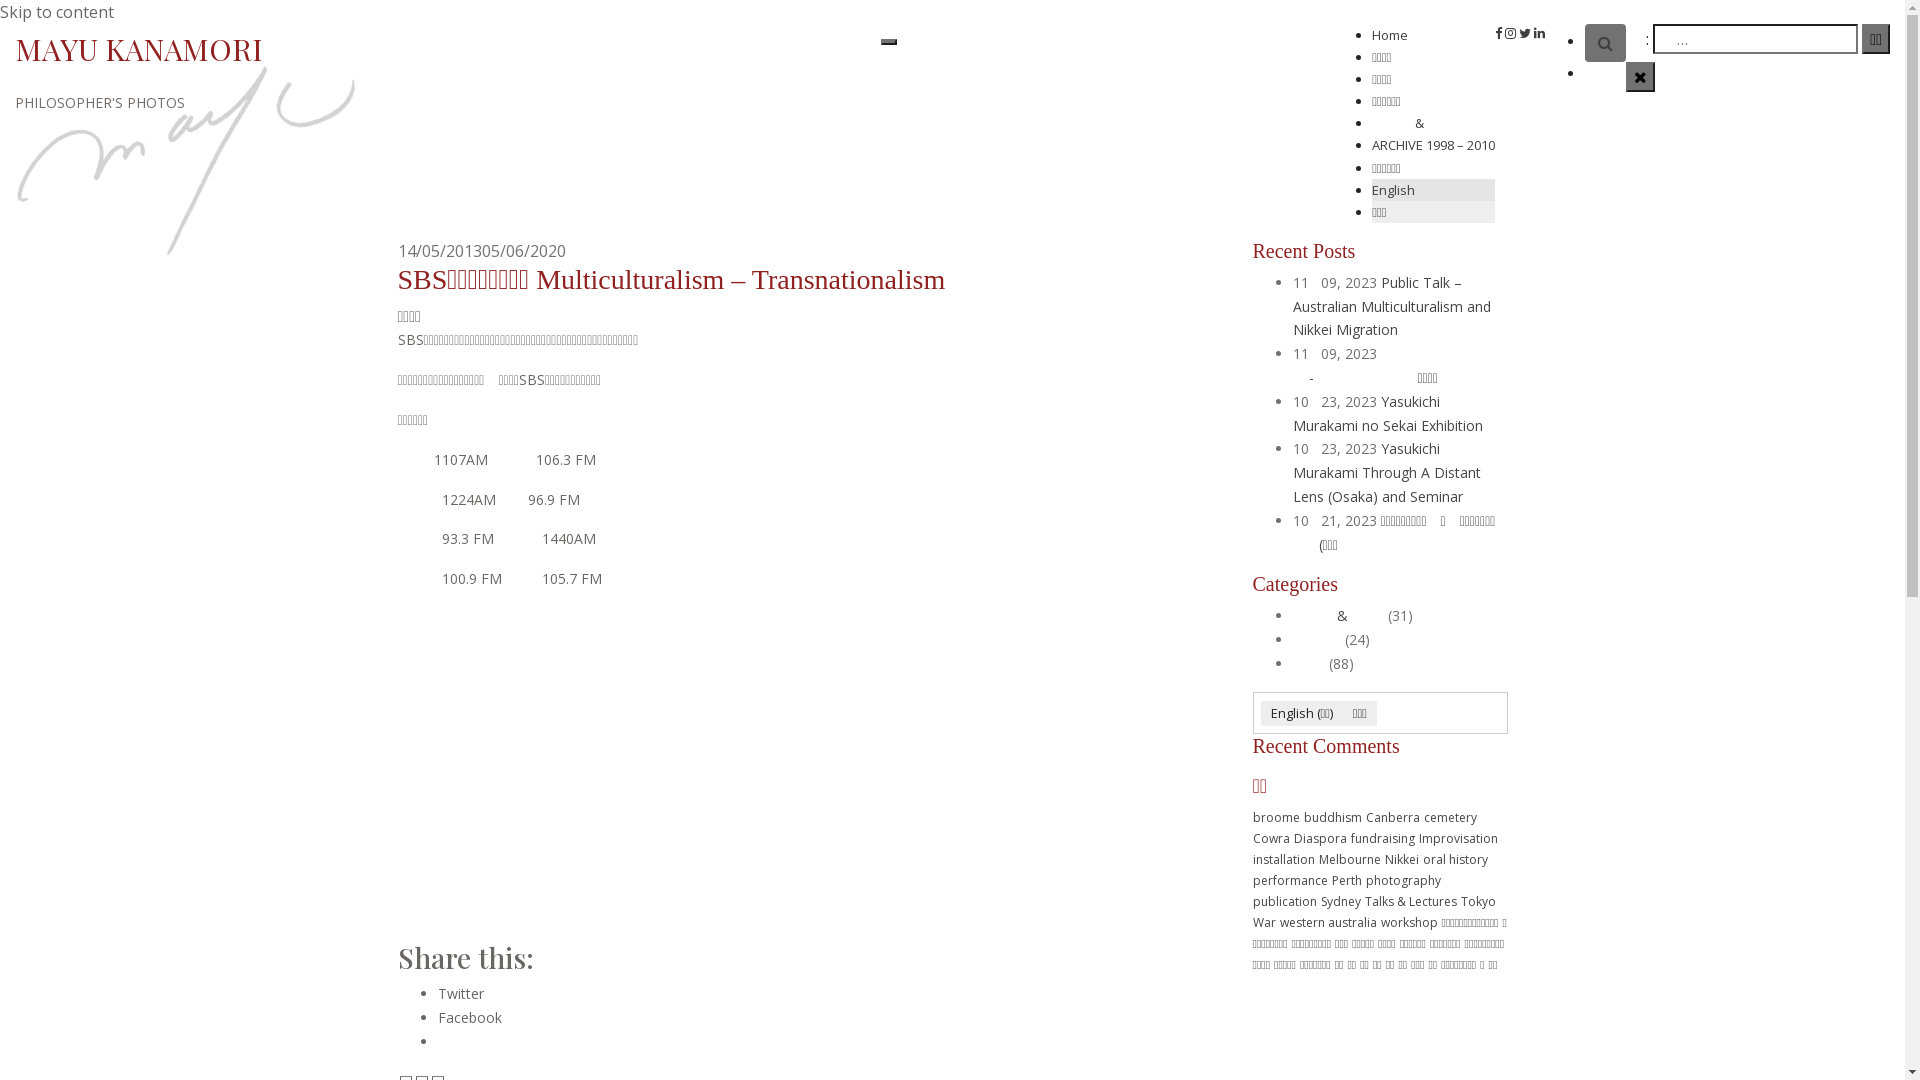  I want to click on 'Tokyo', so click(1477, 901).